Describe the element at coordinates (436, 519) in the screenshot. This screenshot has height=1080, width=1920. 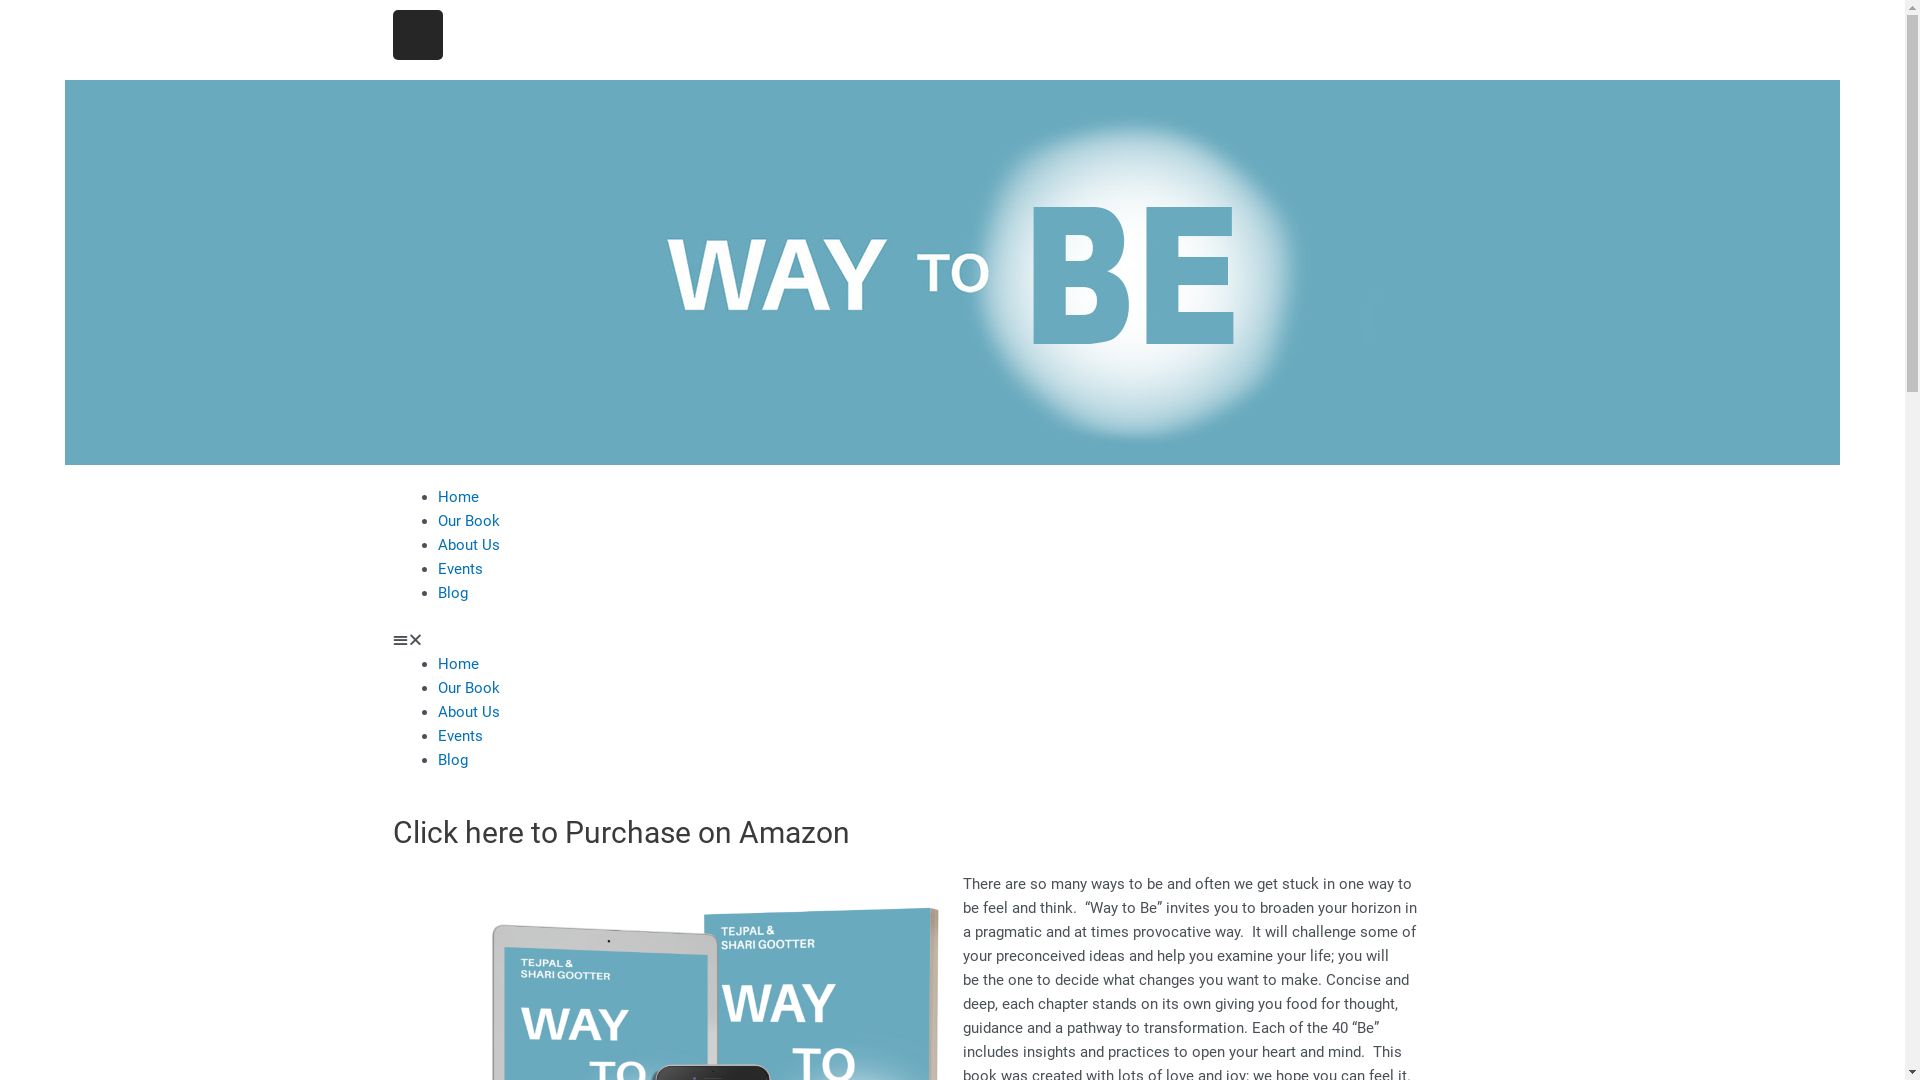
I see `'Our Book'` at that location.